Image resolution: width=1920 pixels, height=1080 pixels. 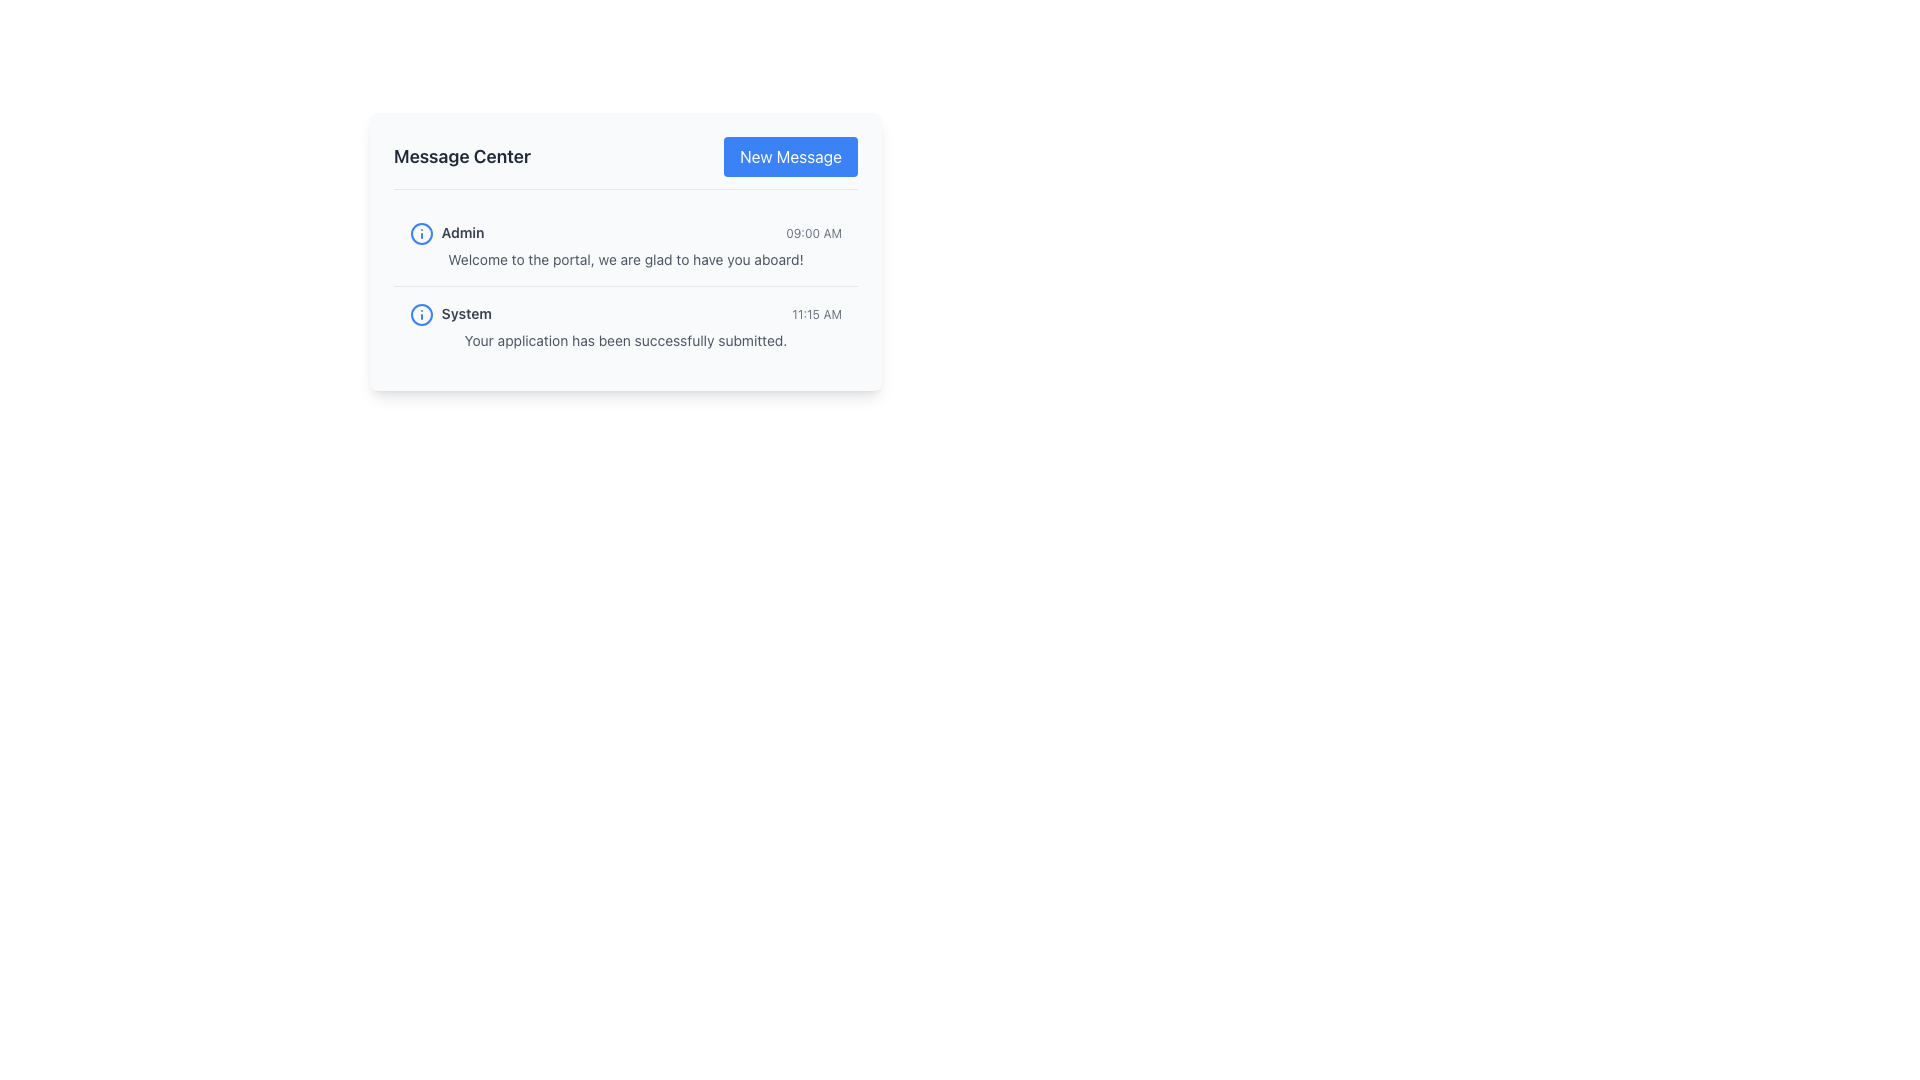 What do you see at coordinates (624, 258) in the screenshot?
I see `message content displayed as 'Welcome to the portal, we are glad to have you aboard!' located below the author and timestamp in a muted gray font` at bounding box center [624, 258].